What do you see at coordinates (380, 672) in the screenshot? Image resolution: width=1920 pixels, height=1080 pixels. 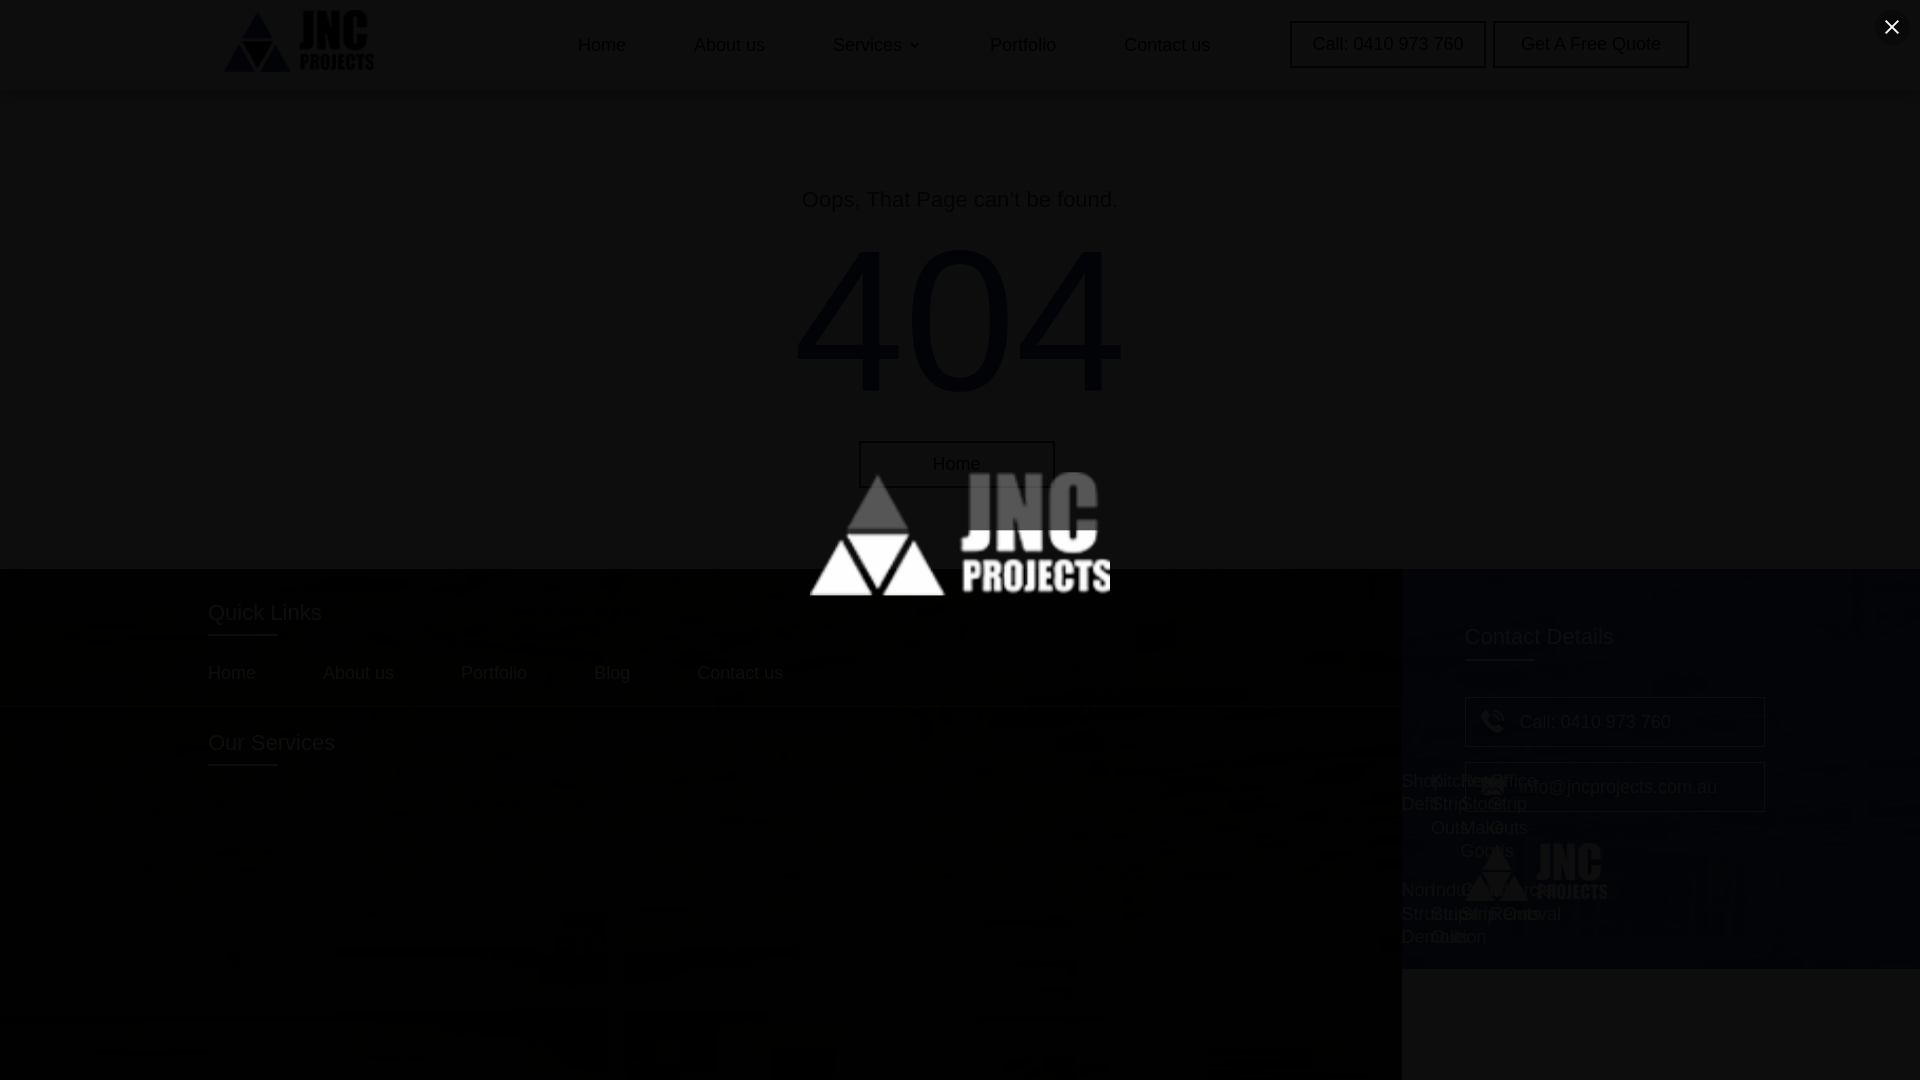 I see `'About us'` at bounding box center [380, 672].